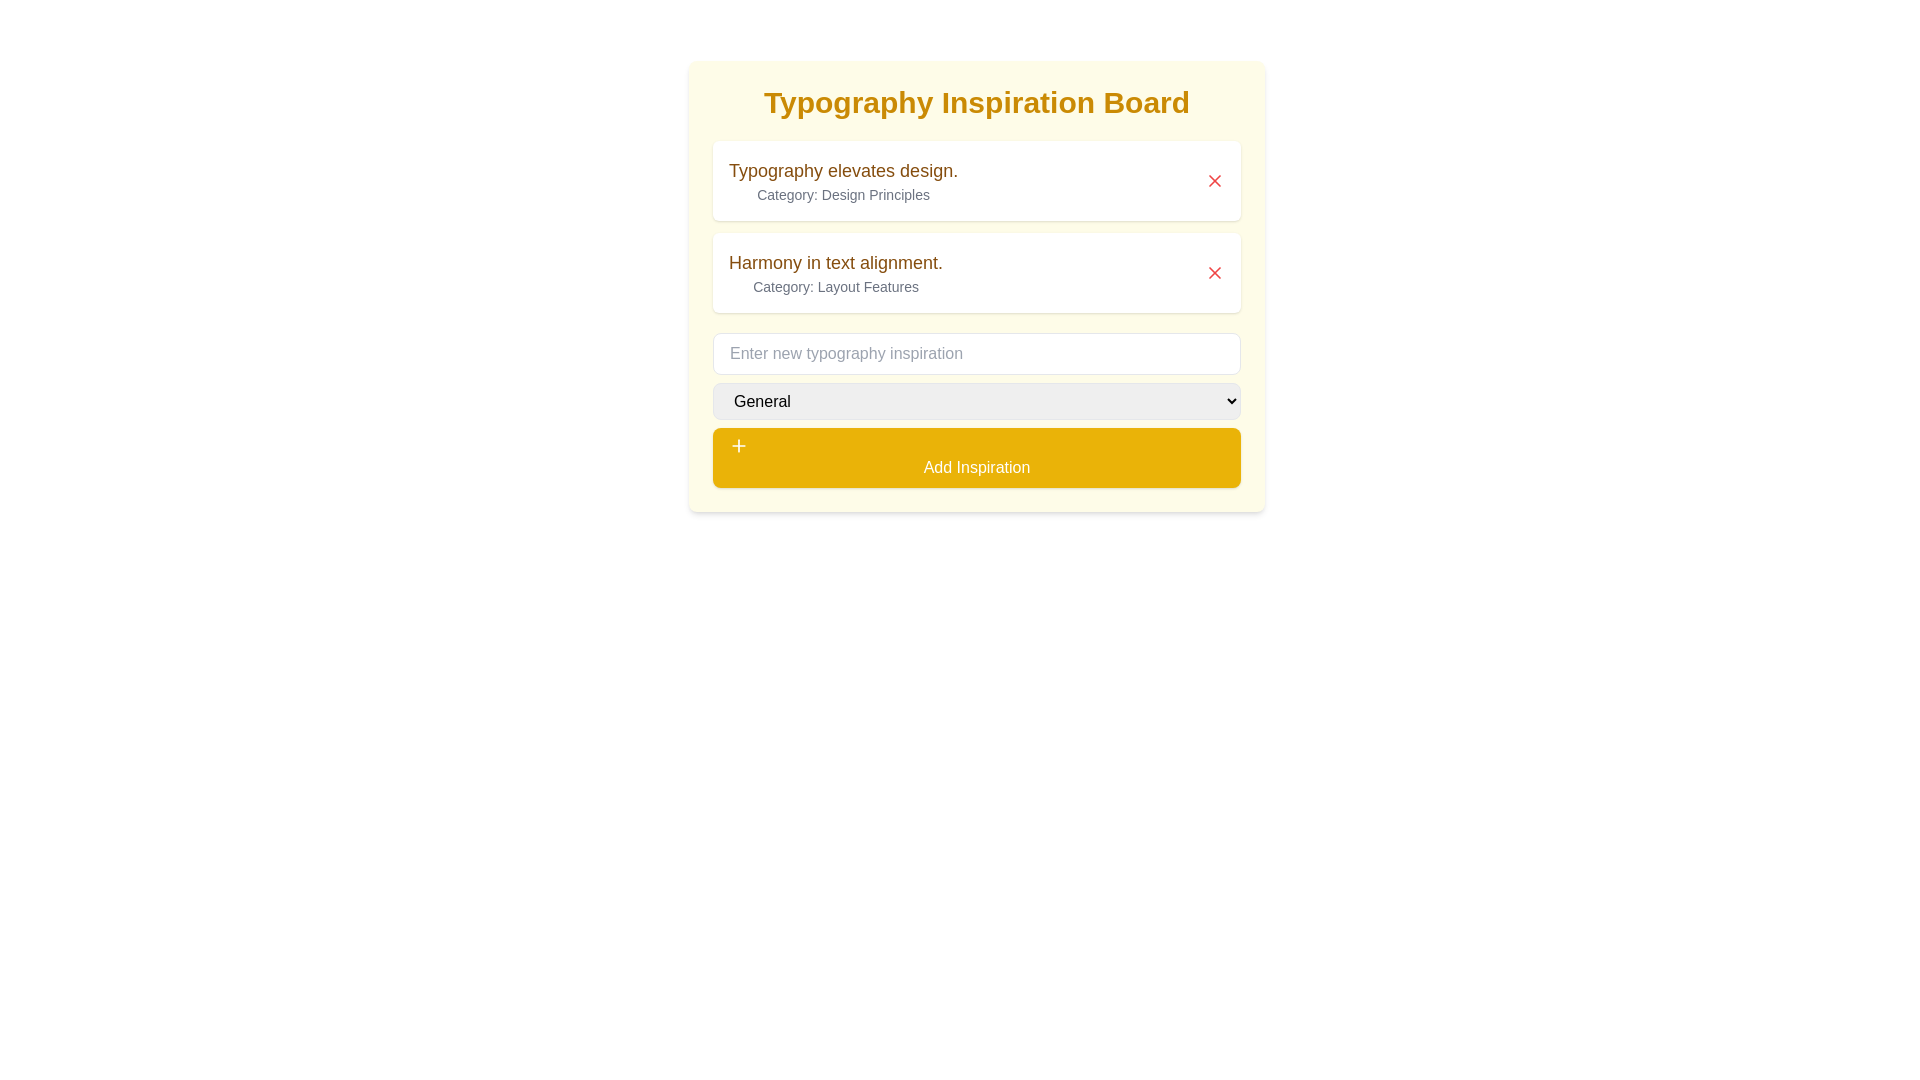 The height and width of the screenshot is (1080, 1920). I want to click on the Text Label displaying 'Typography elevates design.' which is styled in a larger font size and a bold, yellowish-brown color, located at the top left of the 'Typography Inspiration Board' interface, so click(843, 169).